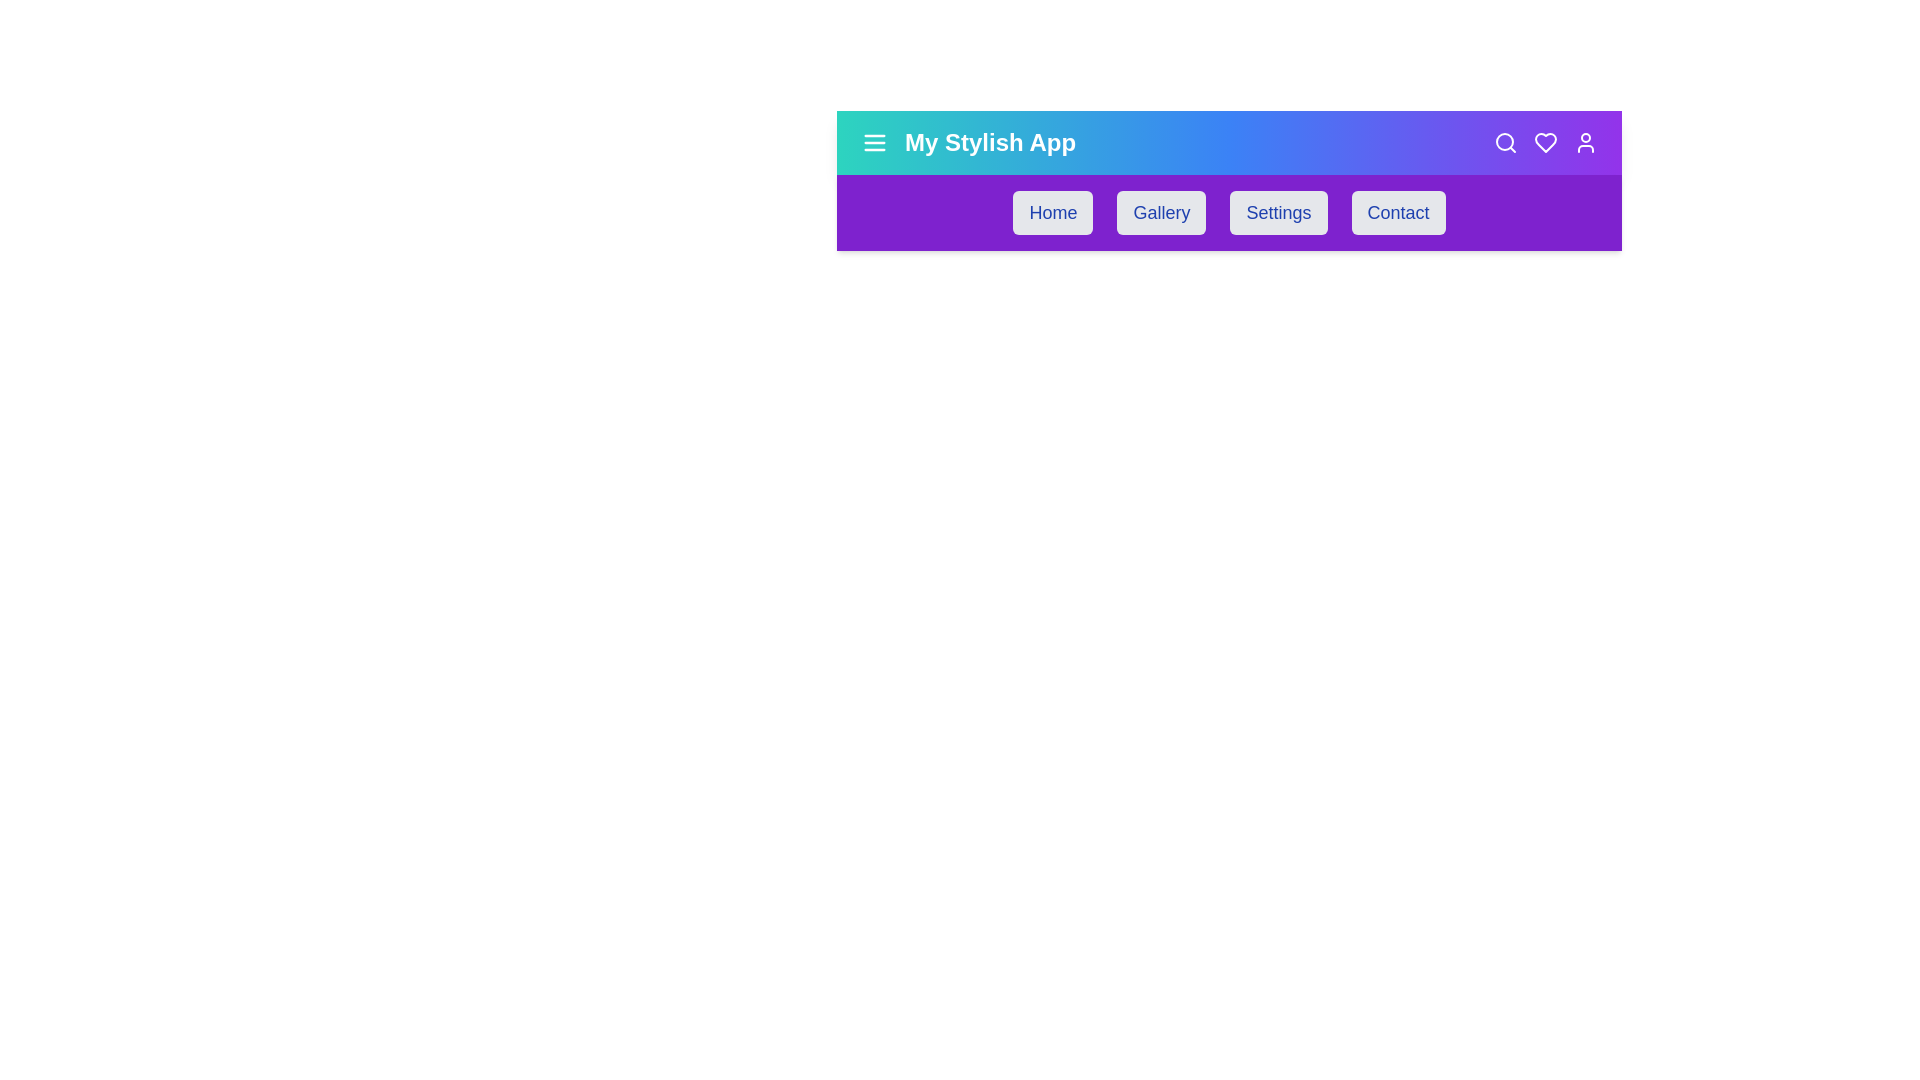 This screenshot has width=1920, height=1080. Describe the element at coordinates (1051, 212) in the screenshot. I see `the navigation link Home from the menu` at that location.